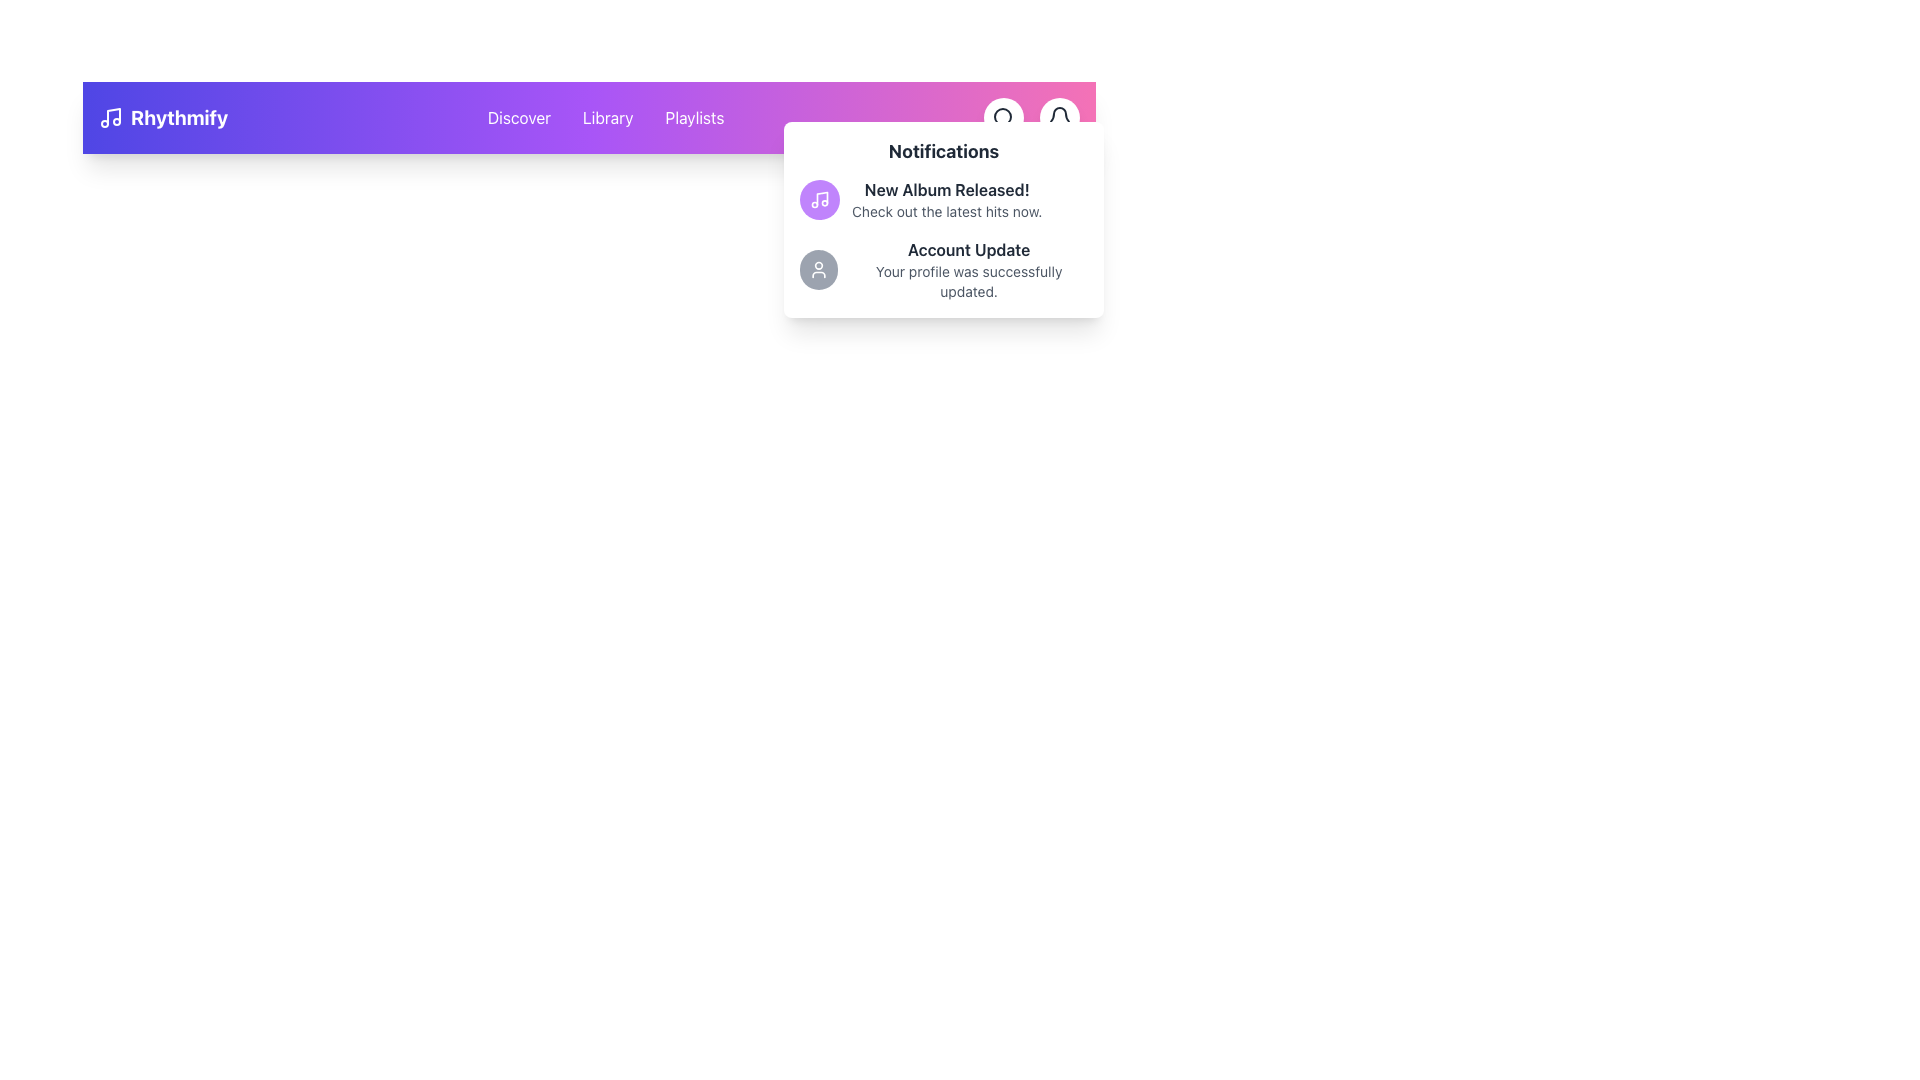  What do you see at coordinates (943, 200) in the screenshot?
I see `the Notification Item displaying 'New Album Released!' with a purple circular icon and two lines of text` at bounding box center [943, 200].